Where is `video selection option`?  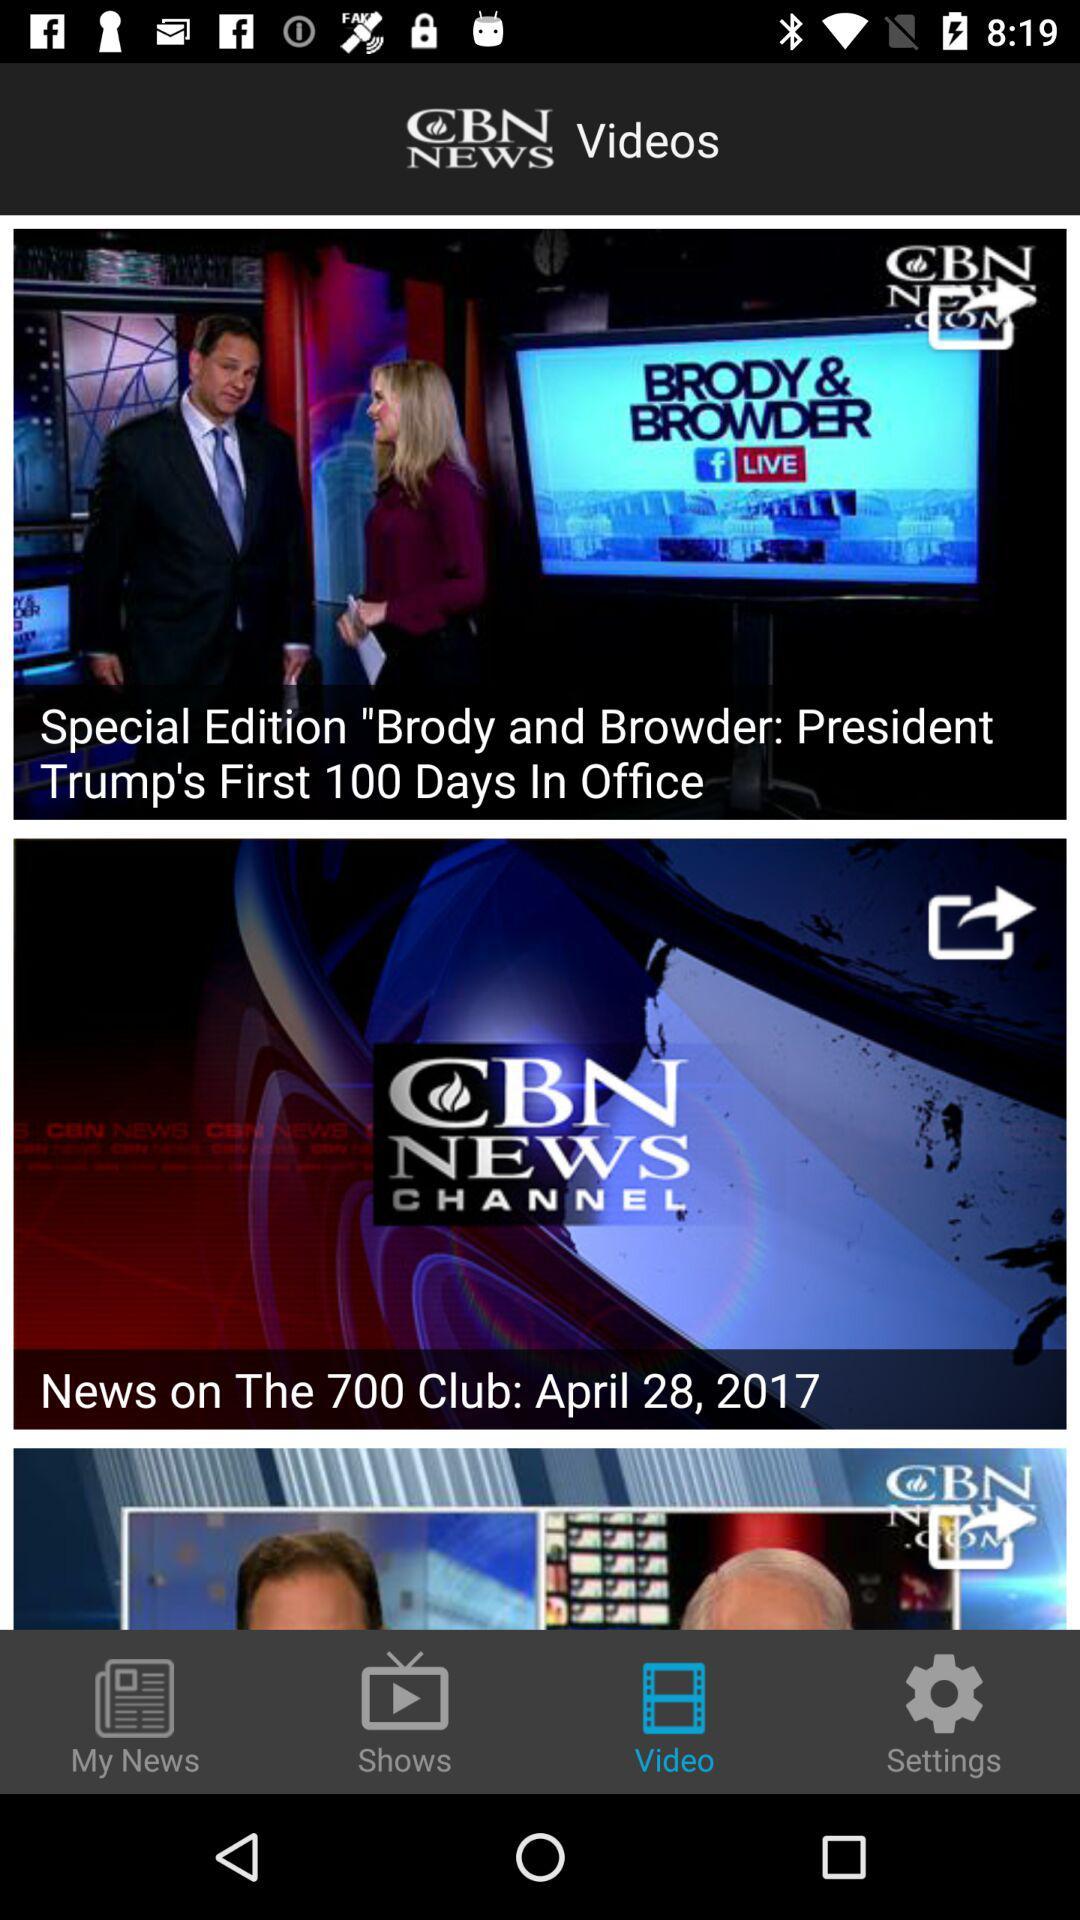
video selection option is located at coordinates (540, 524).